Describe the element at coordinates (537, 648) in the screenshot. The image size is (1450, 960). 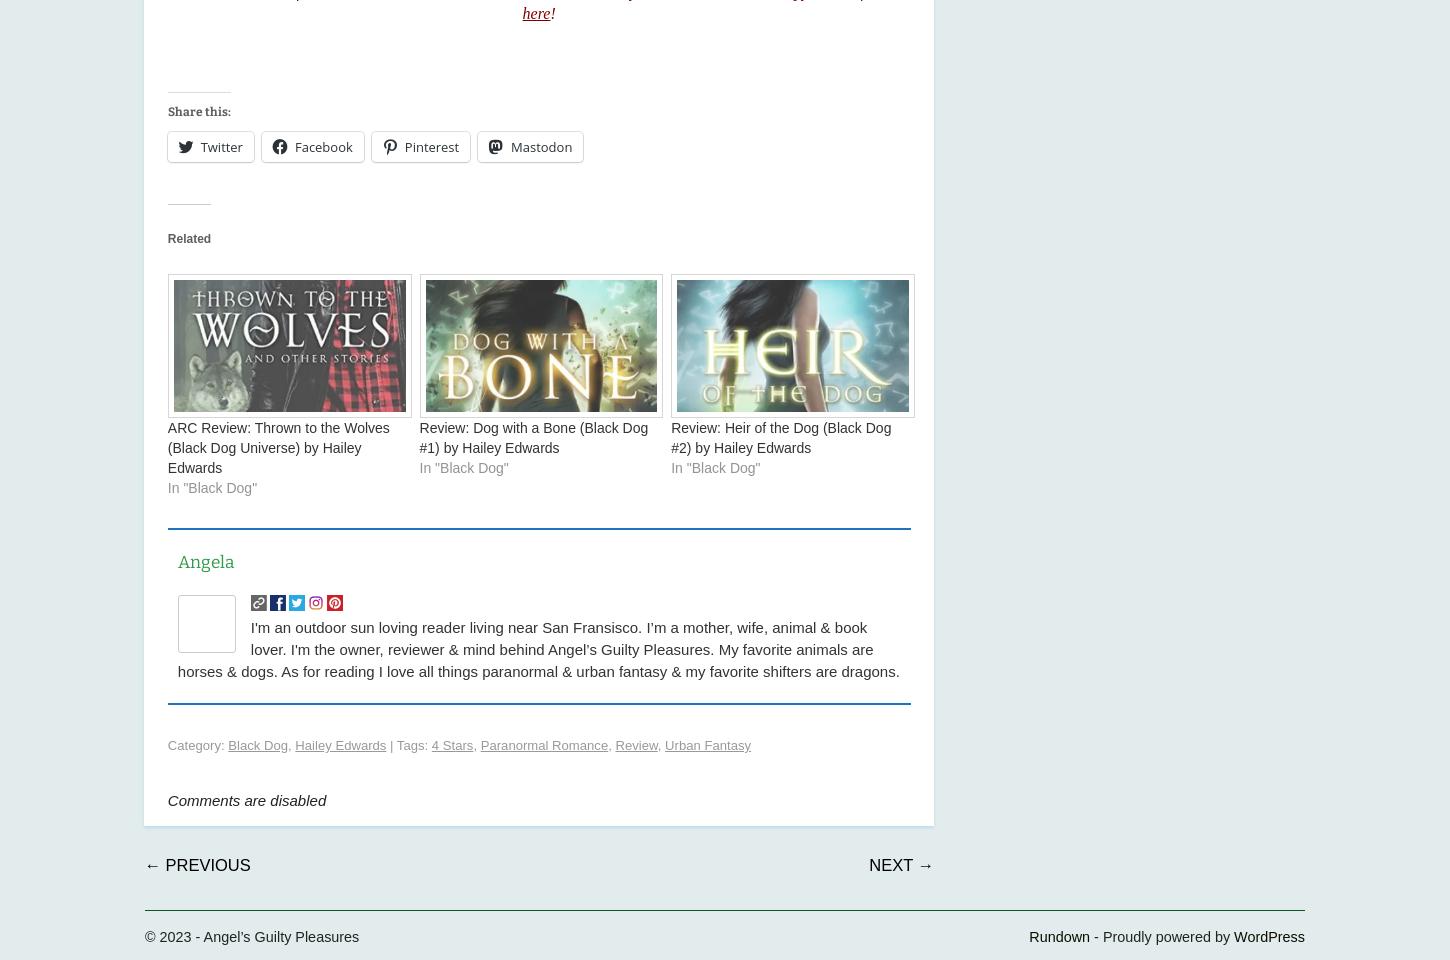
I see `'I'm an outdoor sun loving reader living near San Fransisco. I’m a mother, wife, animal & book lover. I'm the owner, reviewer & mind behind Angel’s Guilty Pleasures. My favorite animals are horses & dogs. As for reading I love all things paranormal & urban fantasy & my favorite shifters are dragons.'` at that location.